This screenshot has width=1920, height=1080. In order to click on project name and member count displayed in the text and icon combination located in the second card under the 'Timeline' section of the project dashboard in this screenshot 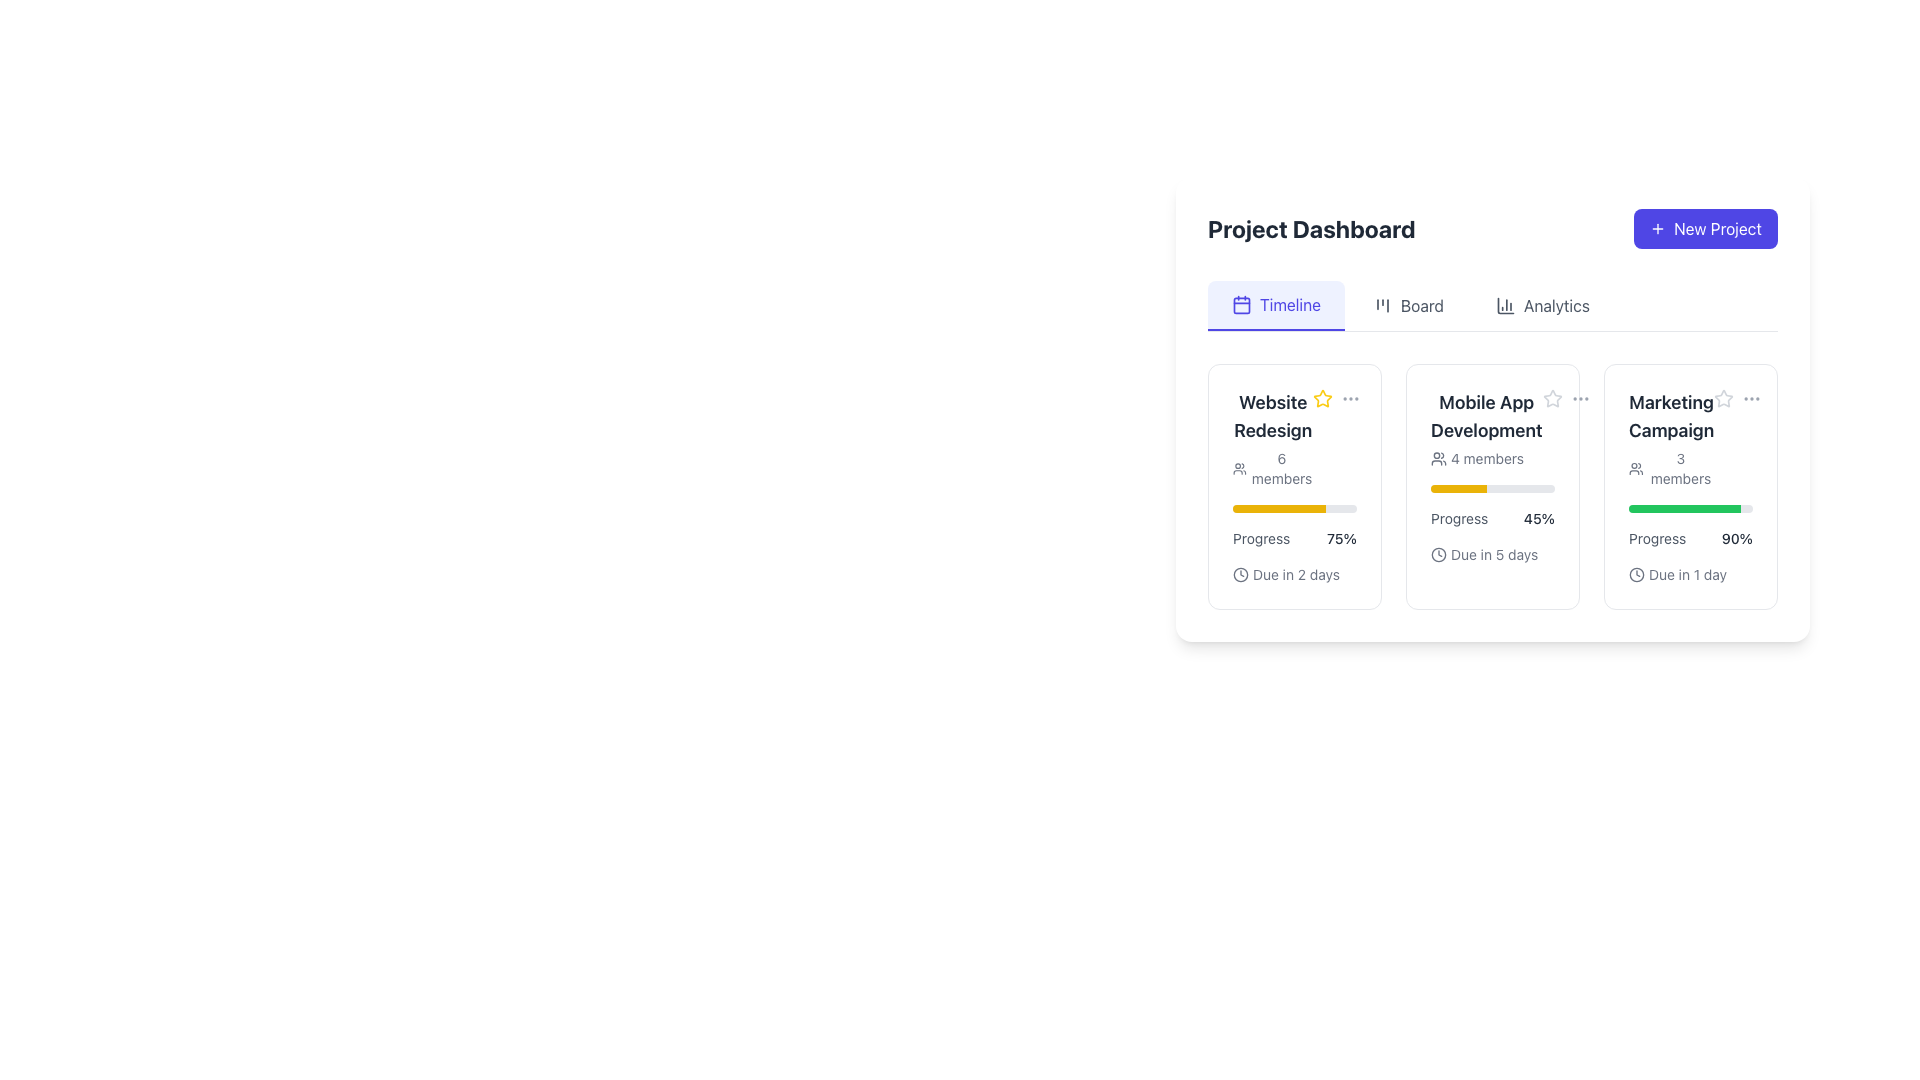, I will do `click(1492, 427)`.